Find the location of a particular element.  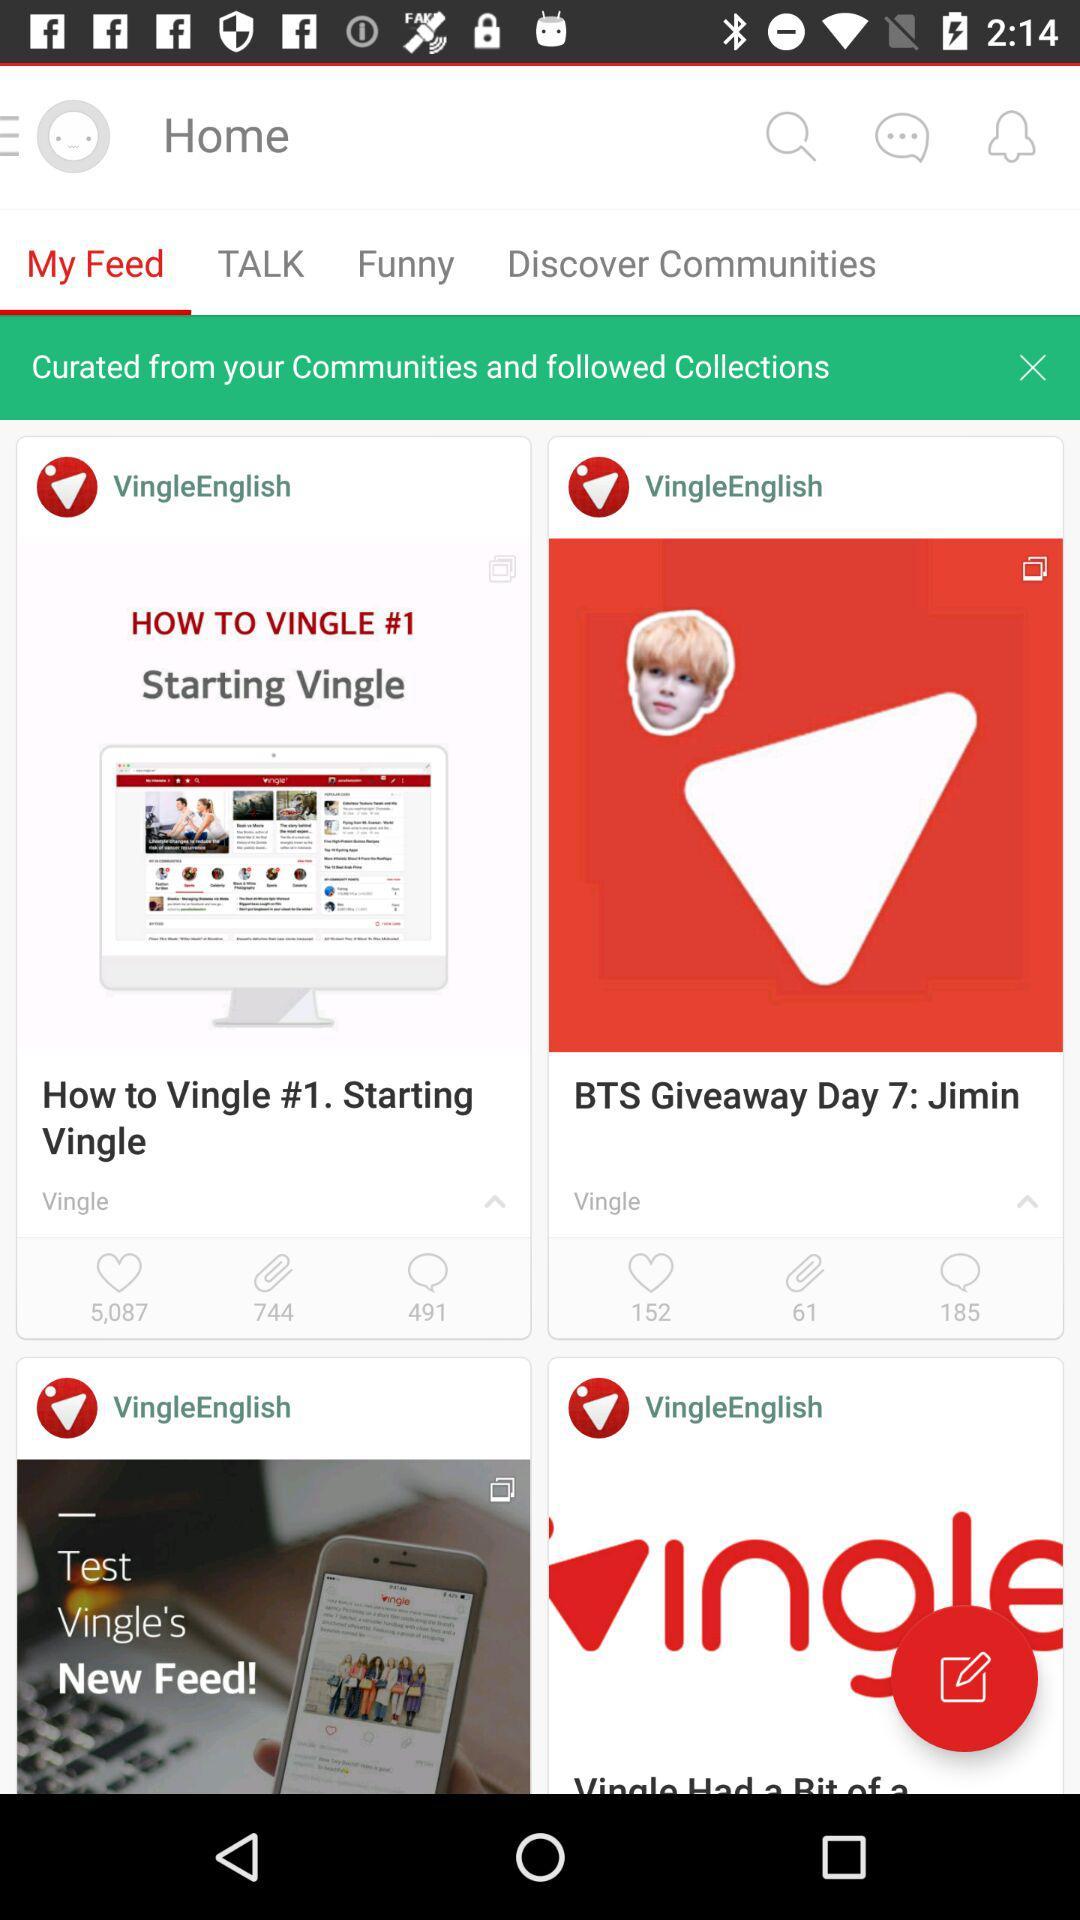

icon next to the 61 item is located at coordinates (959, 1290).